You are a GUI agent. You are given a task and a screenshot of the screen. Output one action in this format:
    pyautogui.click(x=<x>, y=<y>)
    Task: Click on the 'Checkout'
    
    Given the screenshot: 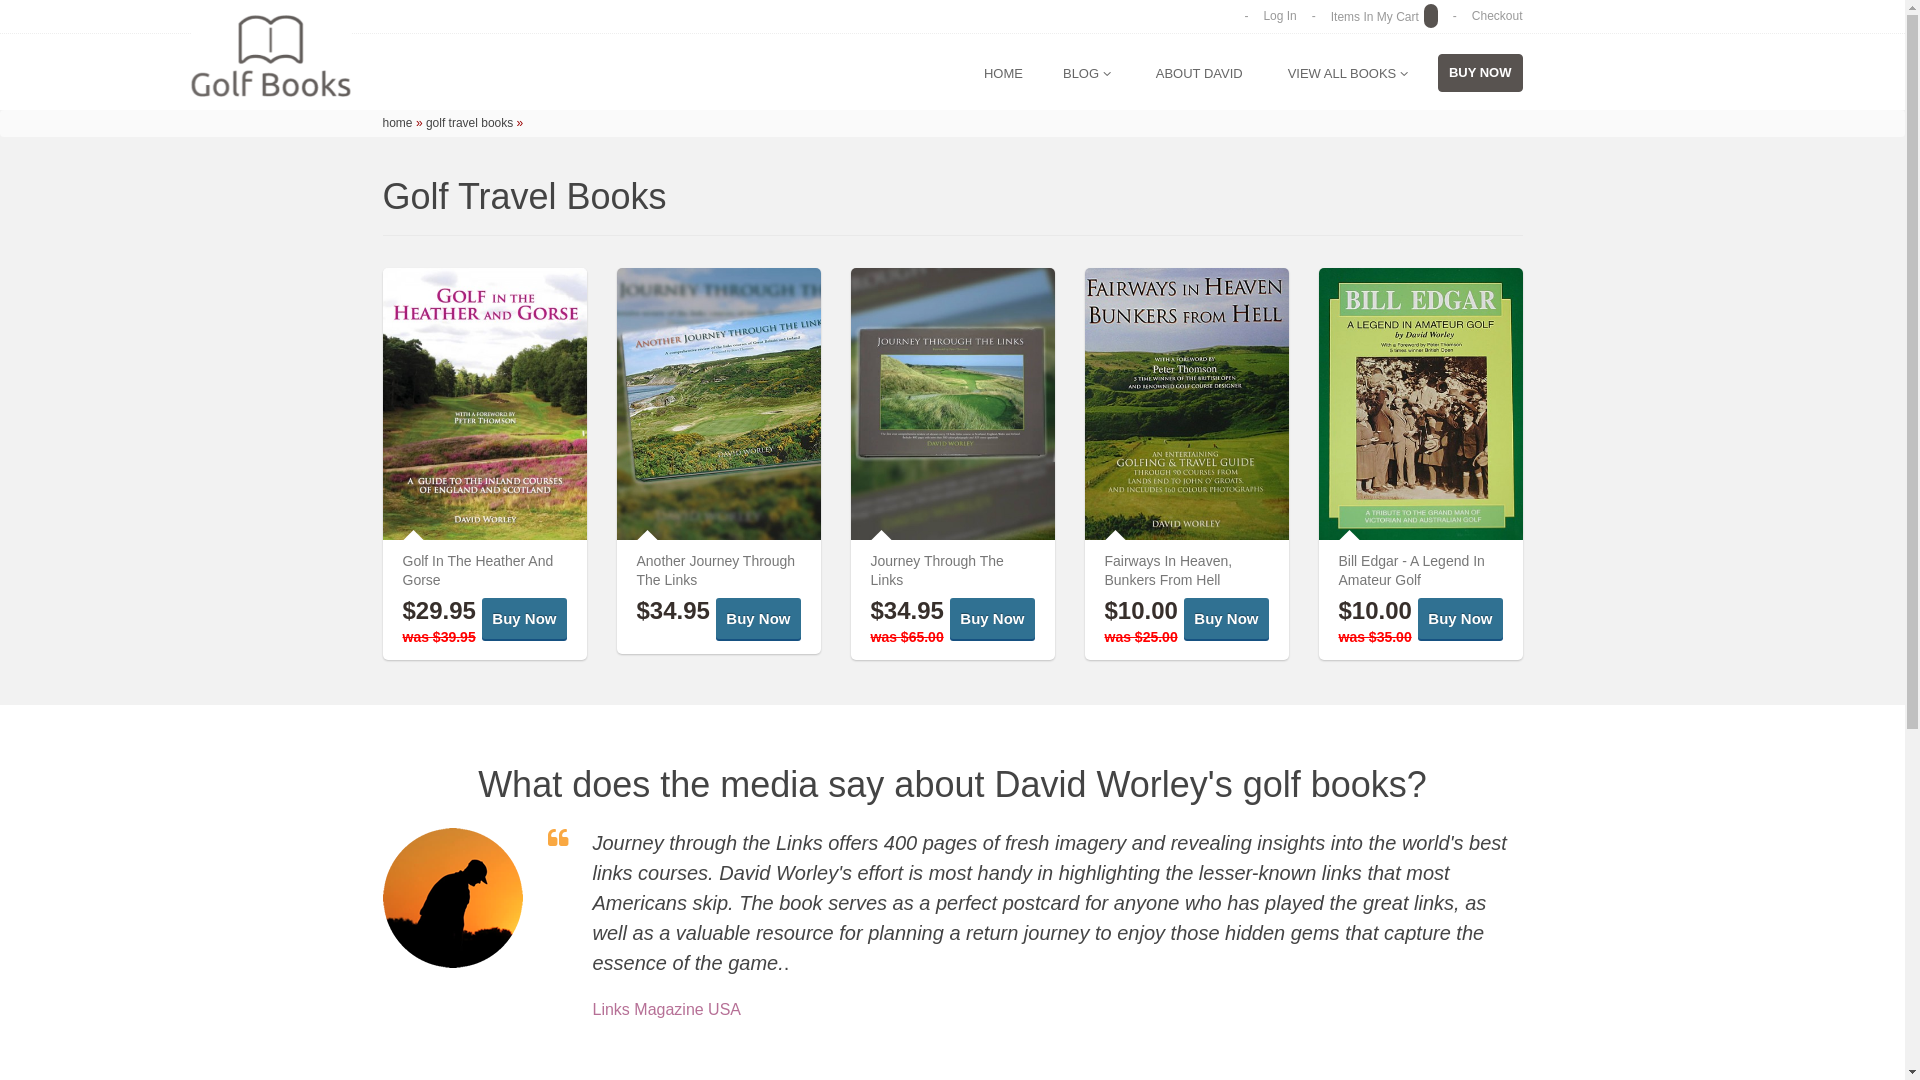 What is the action you would take?
    pyautogui.click(x=1472, y=15)
    